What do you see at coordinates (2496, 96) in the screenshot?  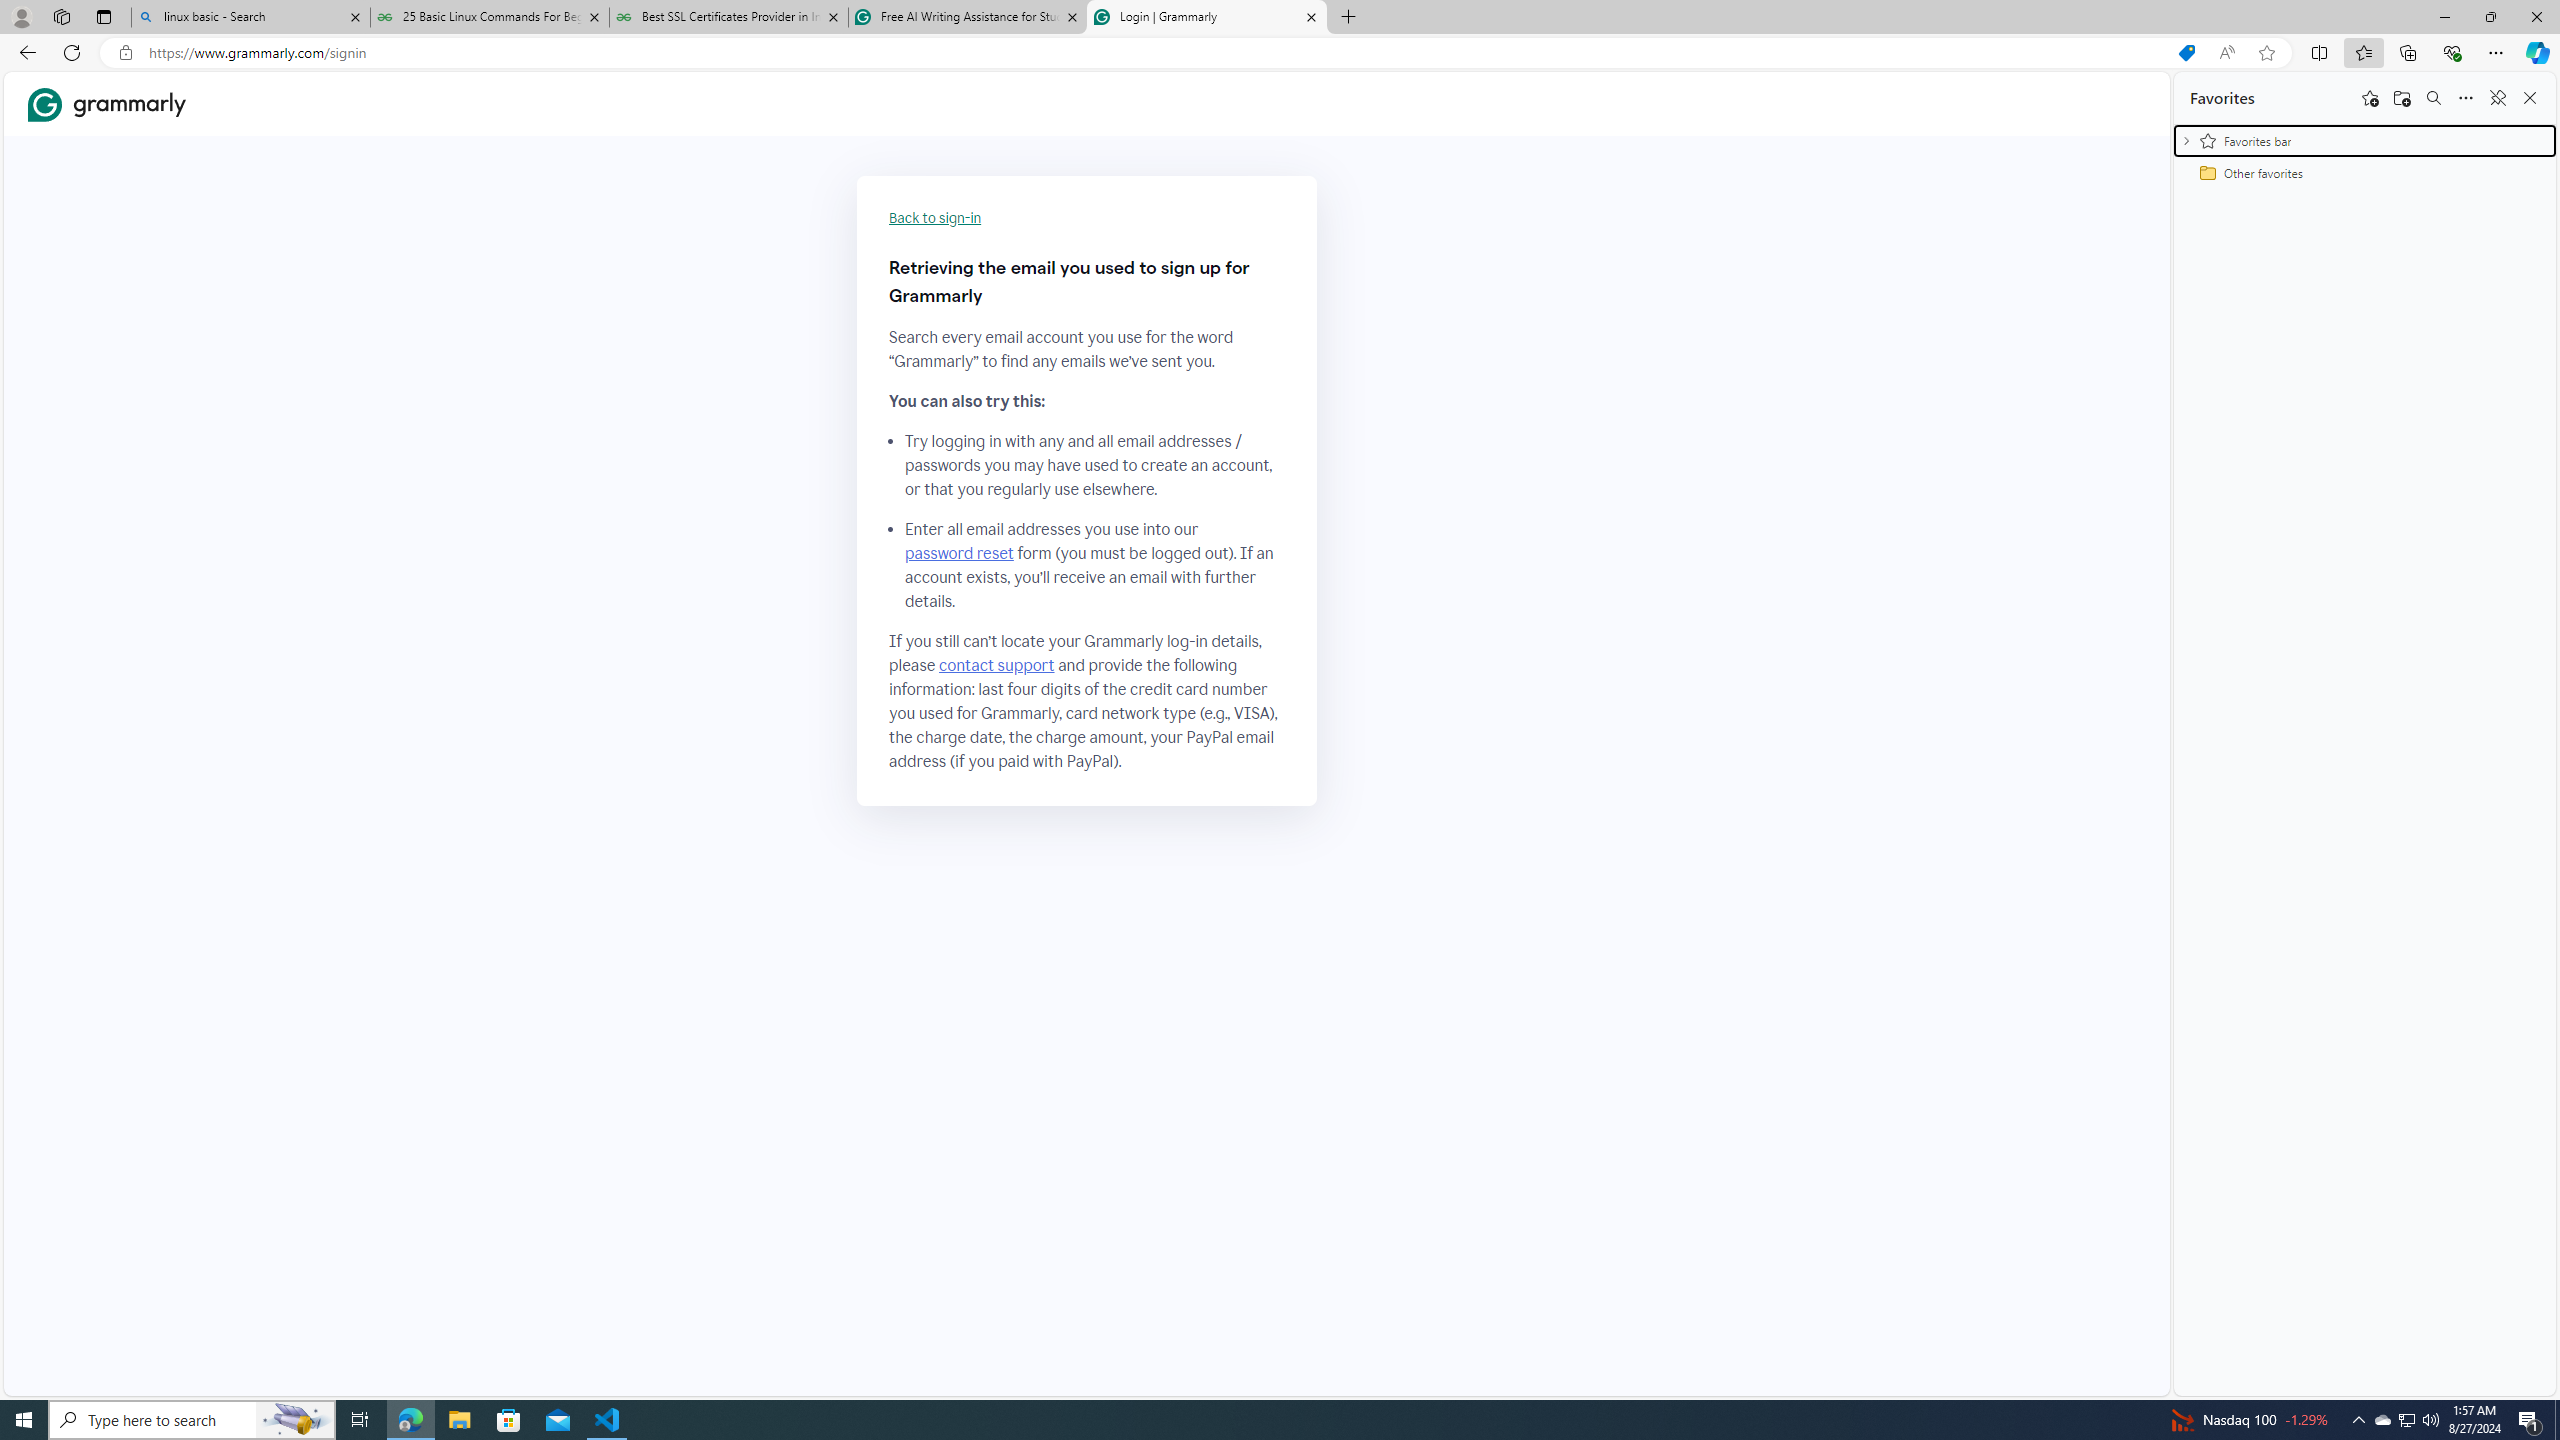 I see `'Unpin favorites'` at bounding box center [2496, 96].